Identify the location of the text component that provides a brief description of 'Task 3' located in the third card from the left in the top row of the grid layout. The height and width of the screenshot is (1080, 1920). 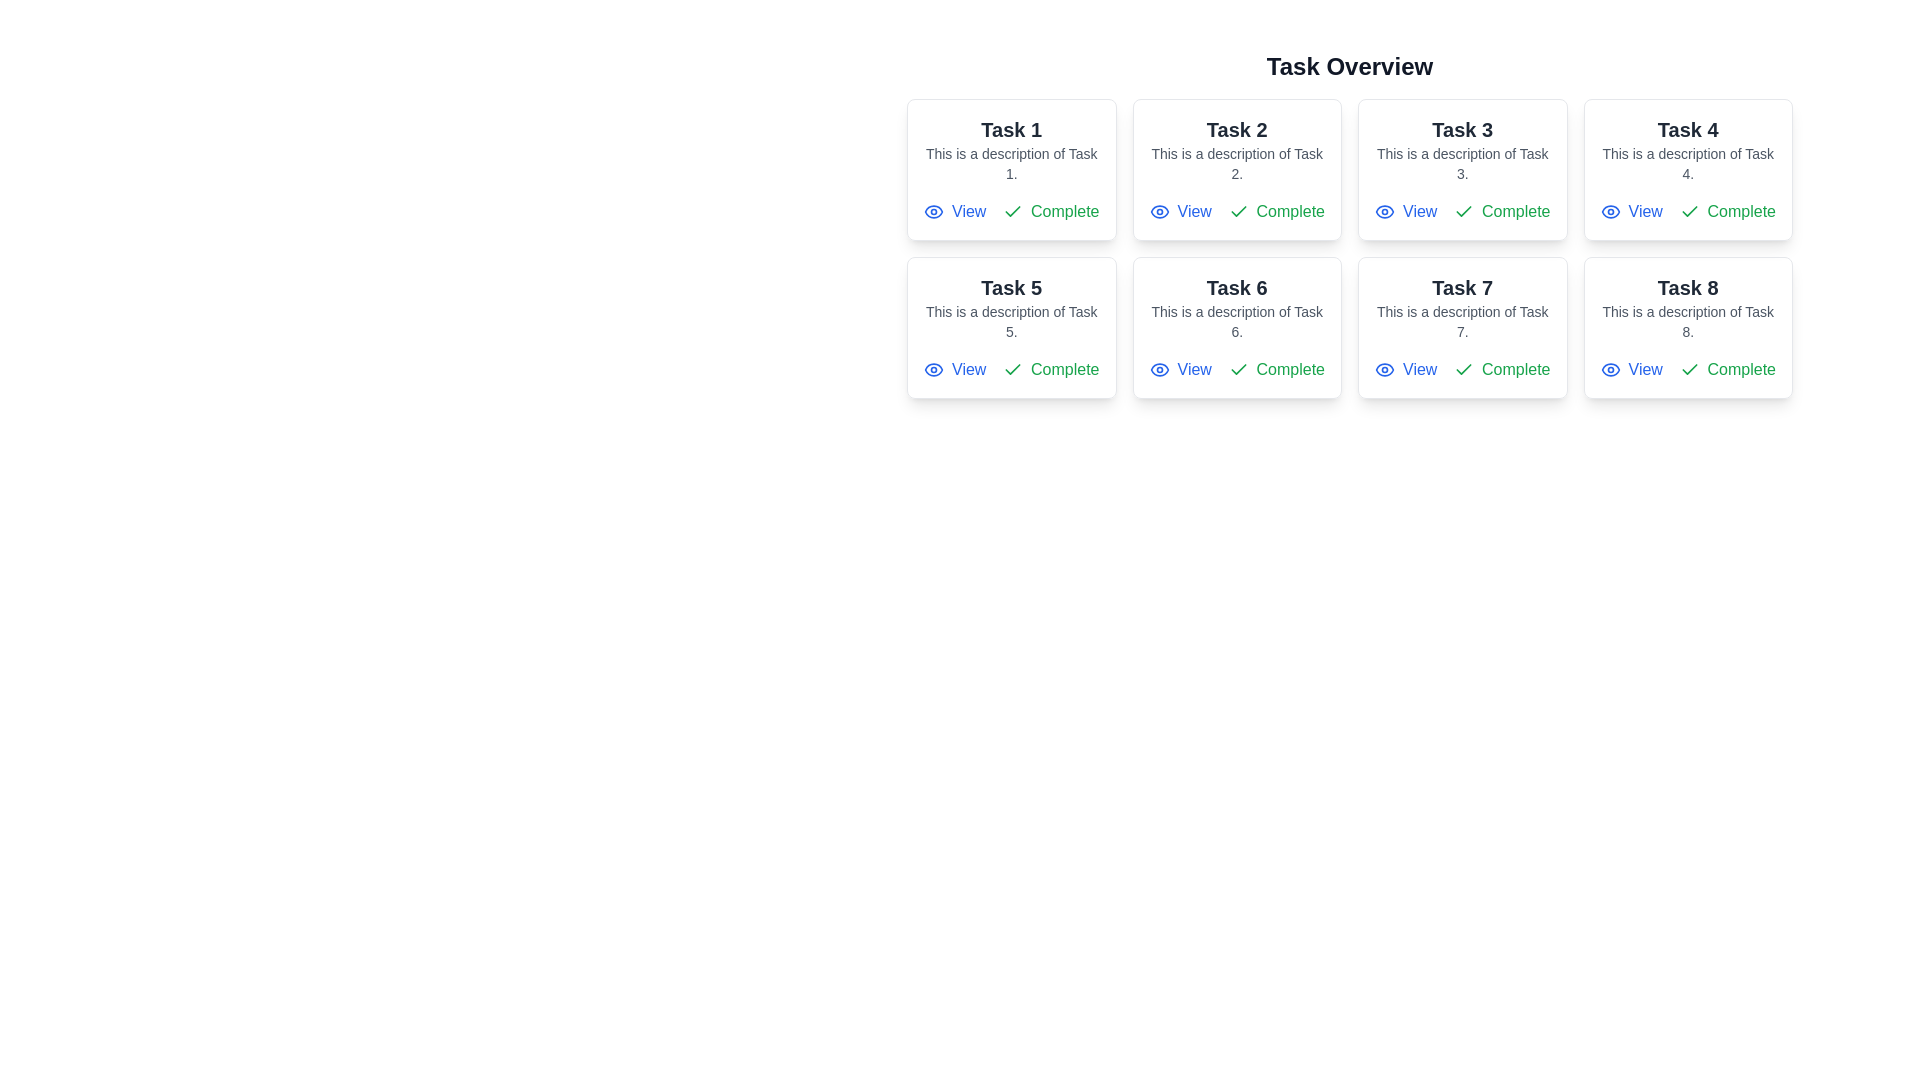
(1462, 163).